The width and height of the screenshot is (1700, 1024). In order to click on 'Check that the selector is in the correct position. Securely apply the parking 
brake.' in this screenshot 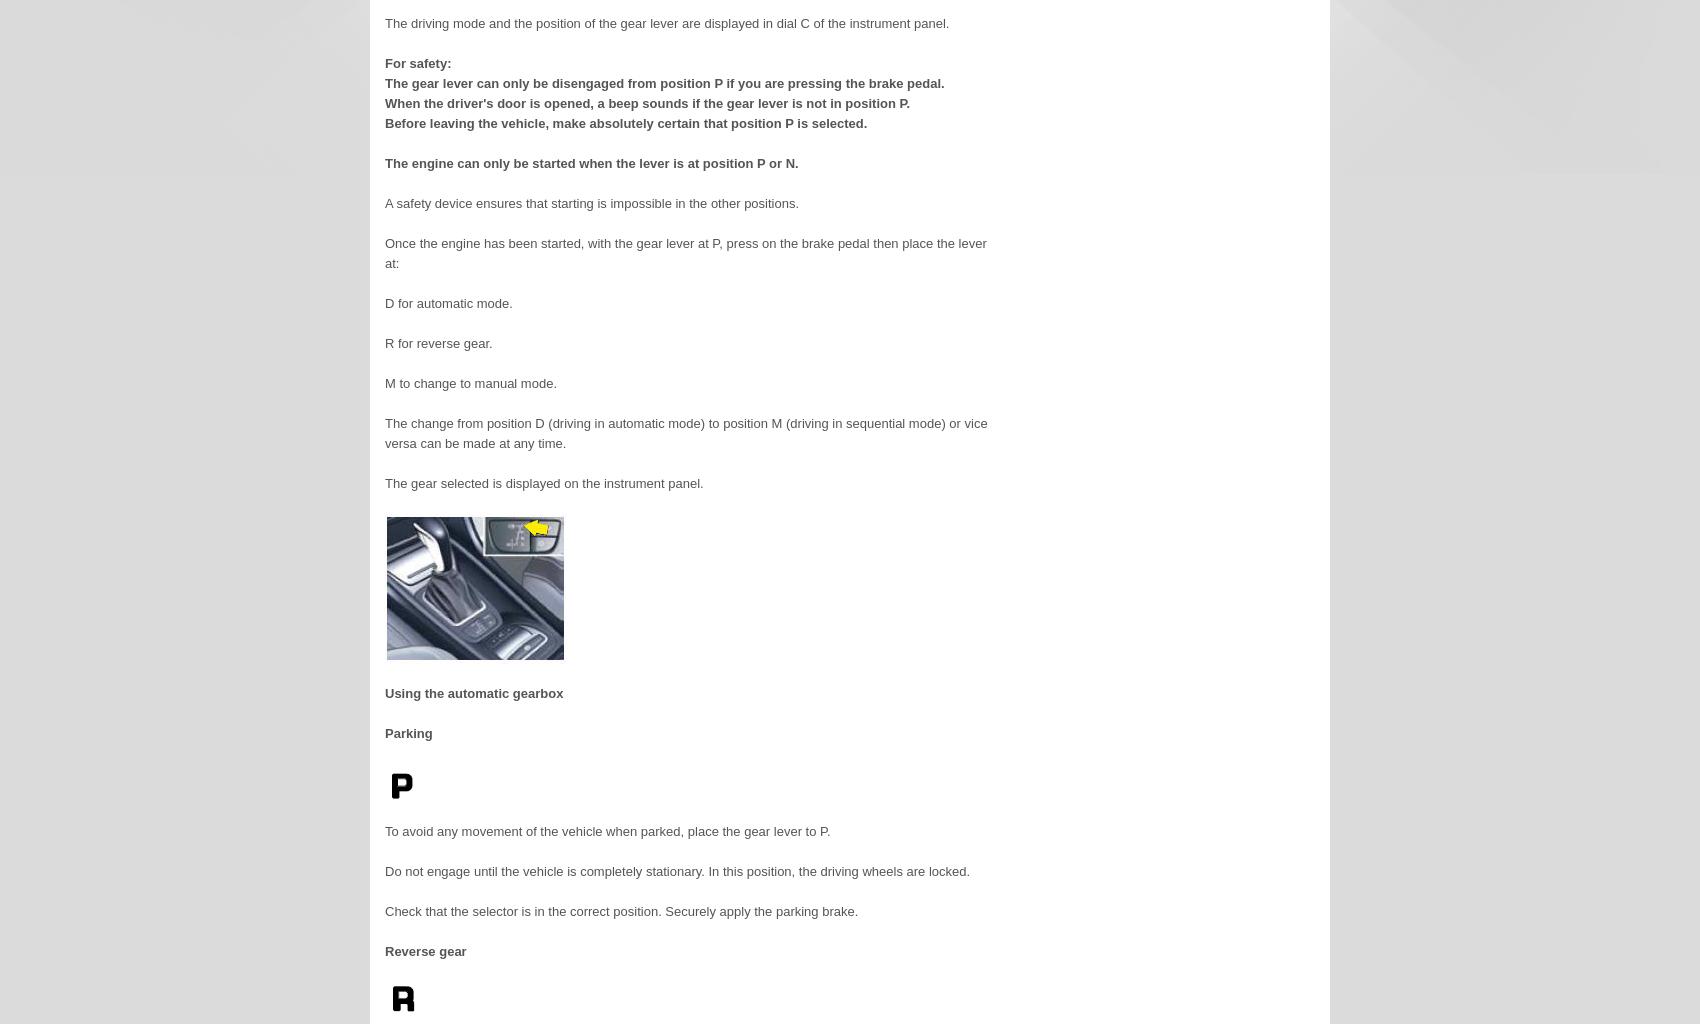, I will do `click(620, 910)`.